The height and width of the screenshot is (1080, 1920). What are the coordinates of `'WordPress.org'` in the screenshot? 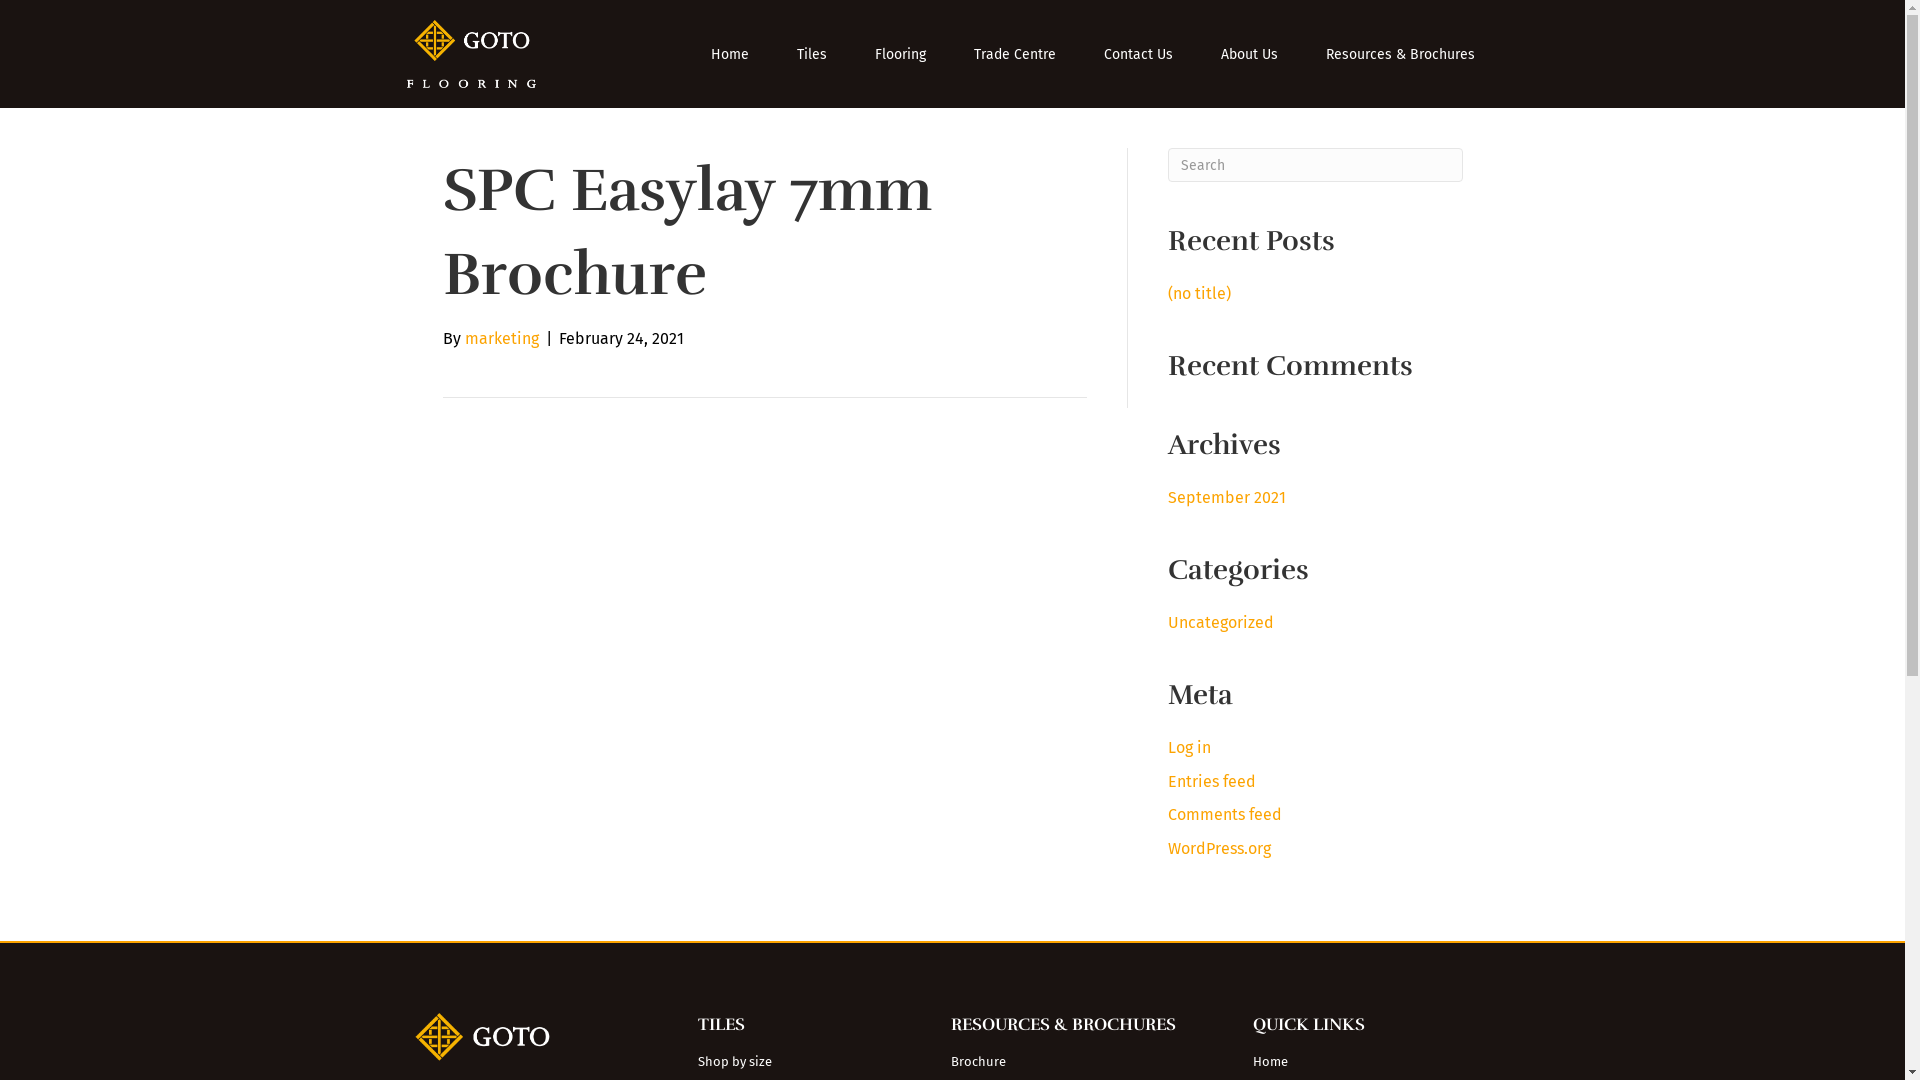 It's located at (1167, 848).